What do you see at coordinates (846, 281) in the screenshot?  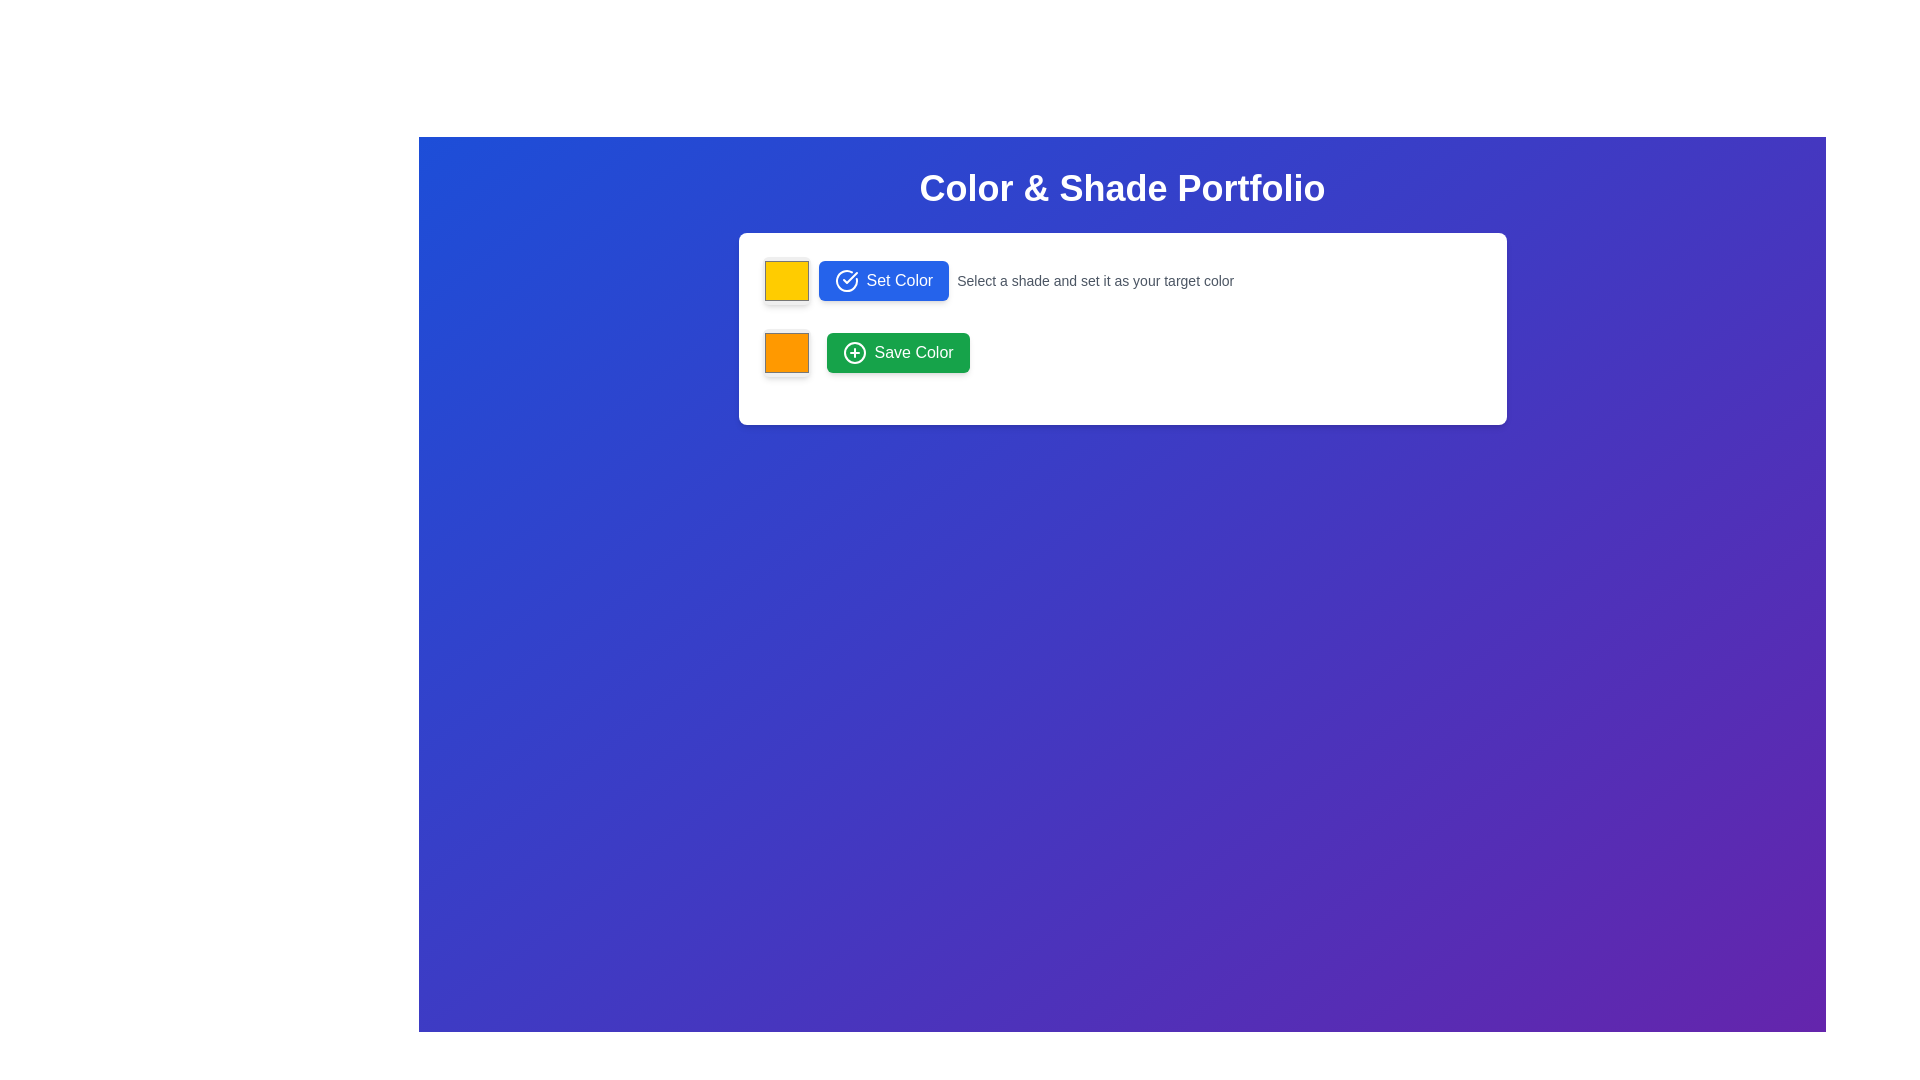 I see `icon that visually indicates a checked action, positioned to the left of the 'Set Color' text, for its stylistic details` at bounding box center [846, 281].